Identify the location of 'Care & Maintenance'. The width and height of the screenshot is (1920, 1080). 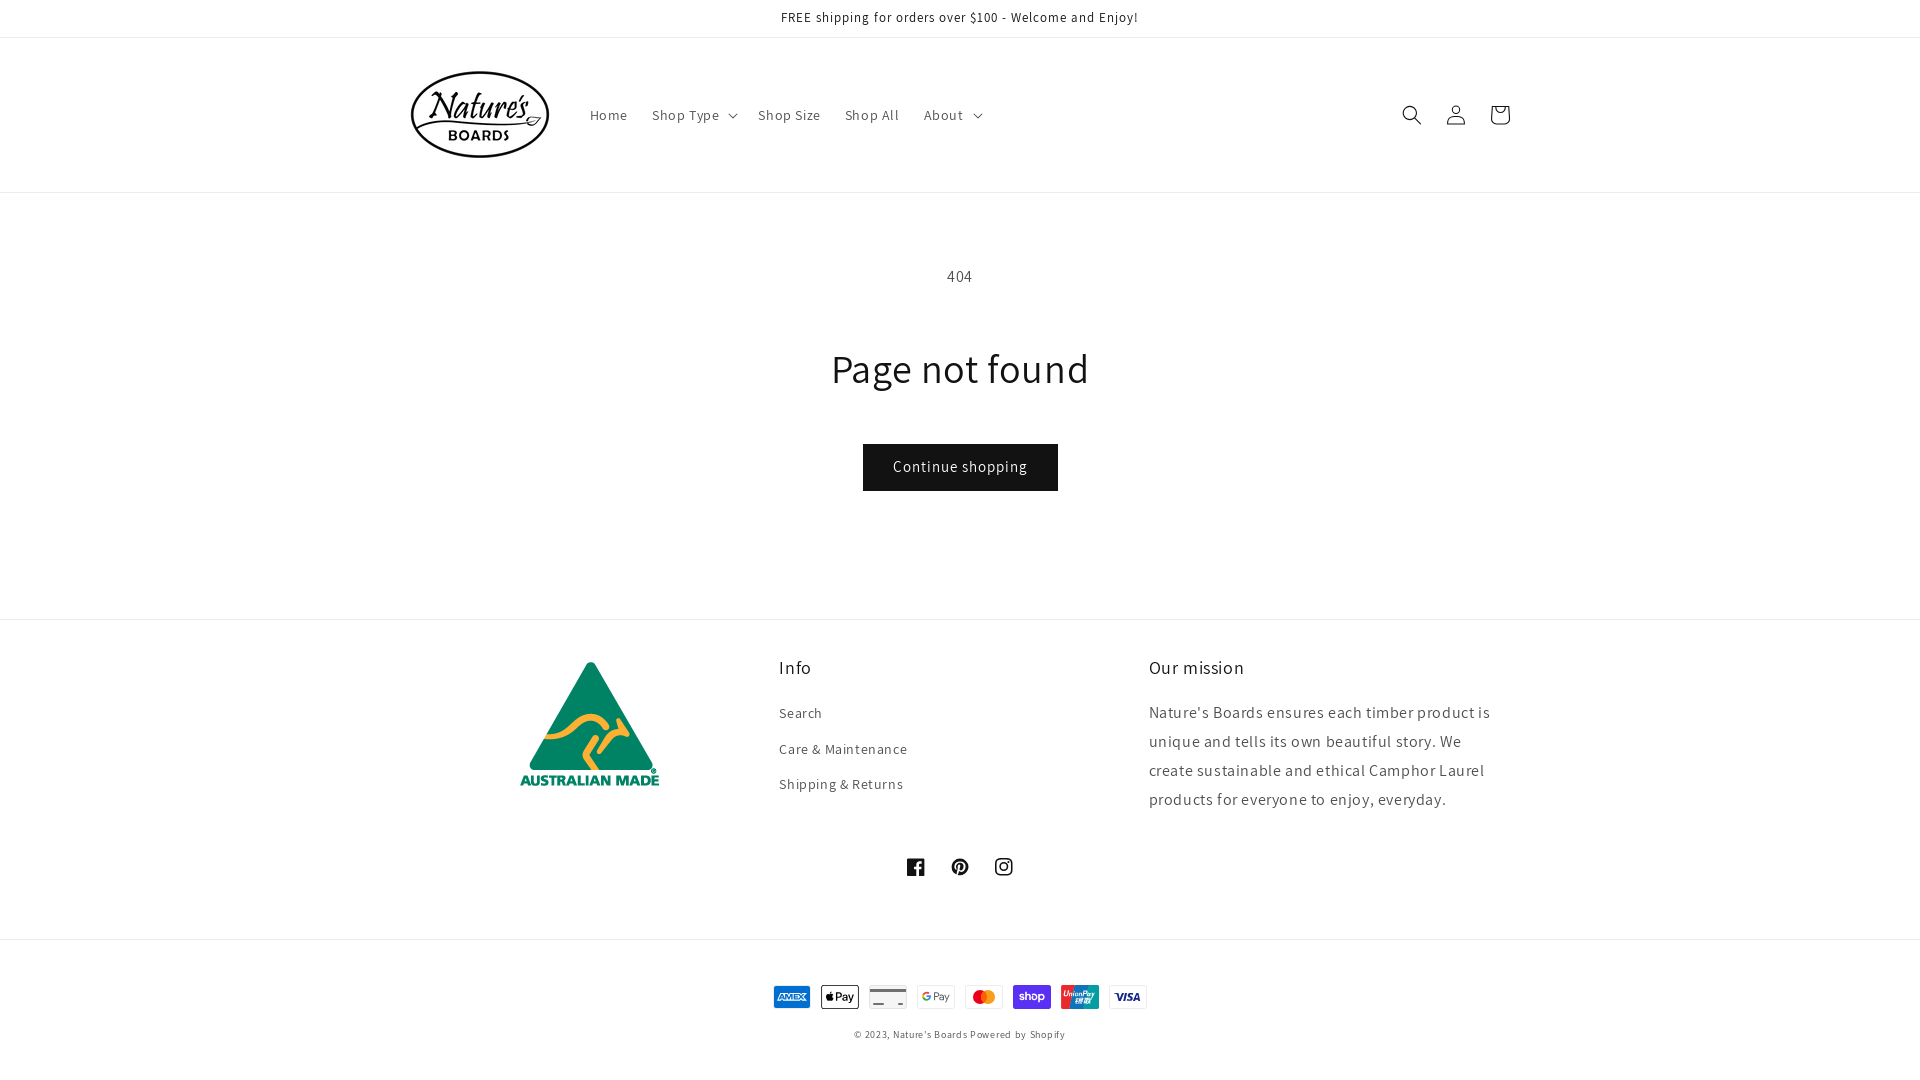
(843, 749).